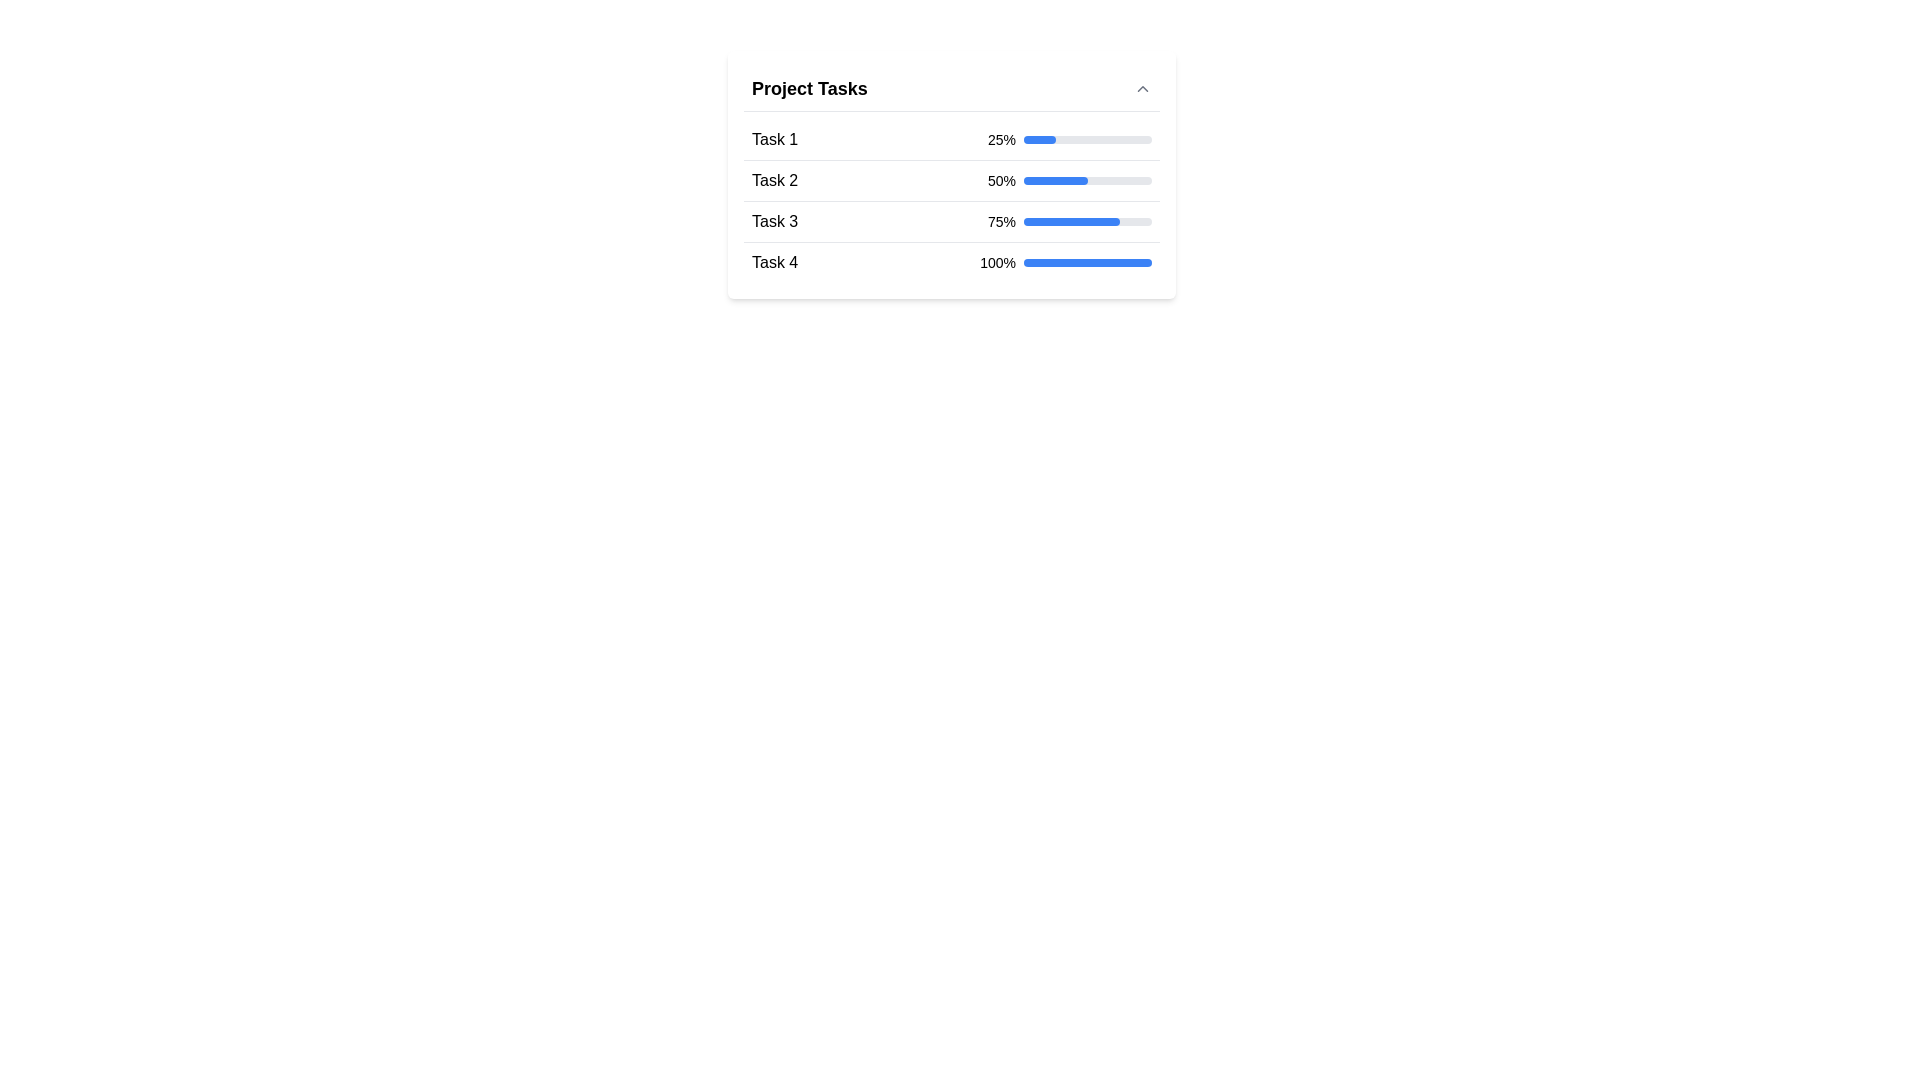 The height and width of the screenshot is (1080, 1920). Describe the element at coordinates (1065, 261) in the screenshot. I see `the progress bar information of 'Task 4' which displays '100%'` at that location.